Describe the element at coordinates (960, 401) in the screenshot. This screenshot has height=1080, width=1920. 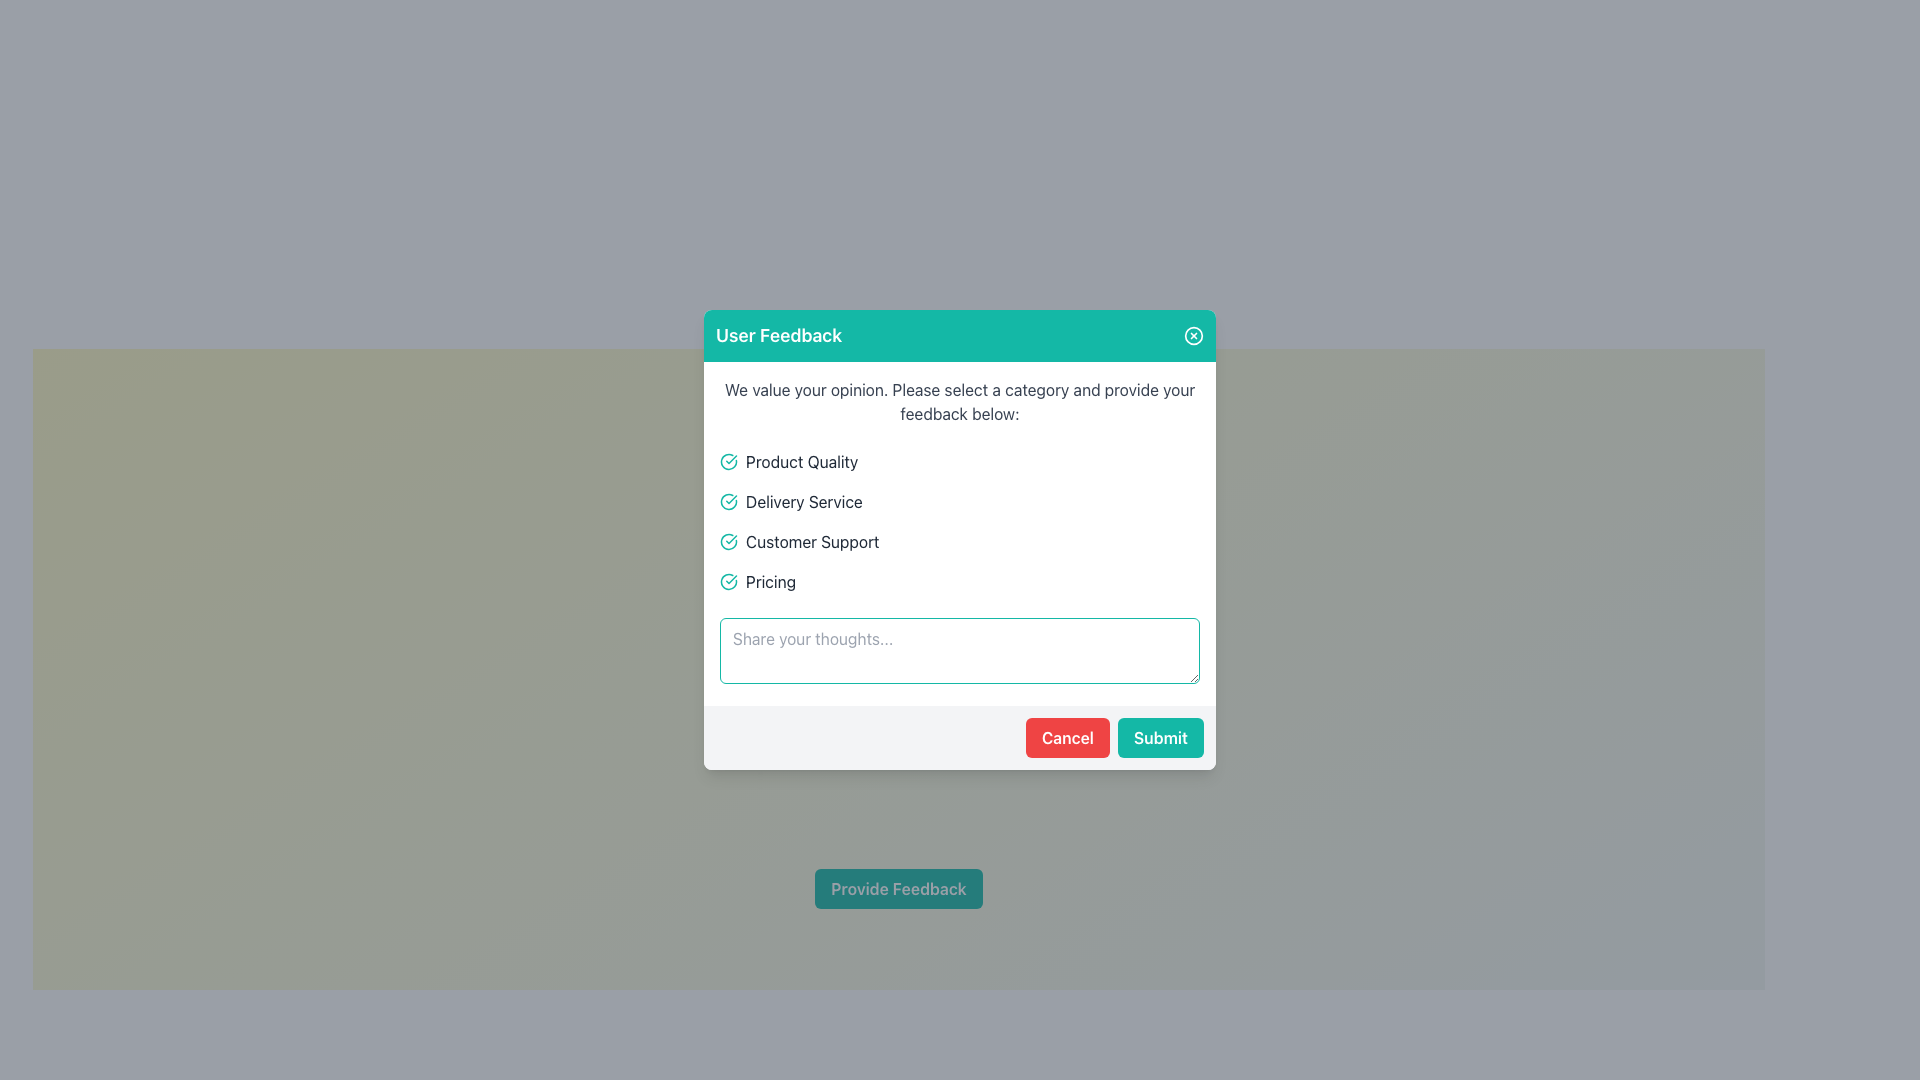
I see `the instructional static text located in the 'User Feedback' modal dialog, which is positioned directly below the green header and above category options` at that location.